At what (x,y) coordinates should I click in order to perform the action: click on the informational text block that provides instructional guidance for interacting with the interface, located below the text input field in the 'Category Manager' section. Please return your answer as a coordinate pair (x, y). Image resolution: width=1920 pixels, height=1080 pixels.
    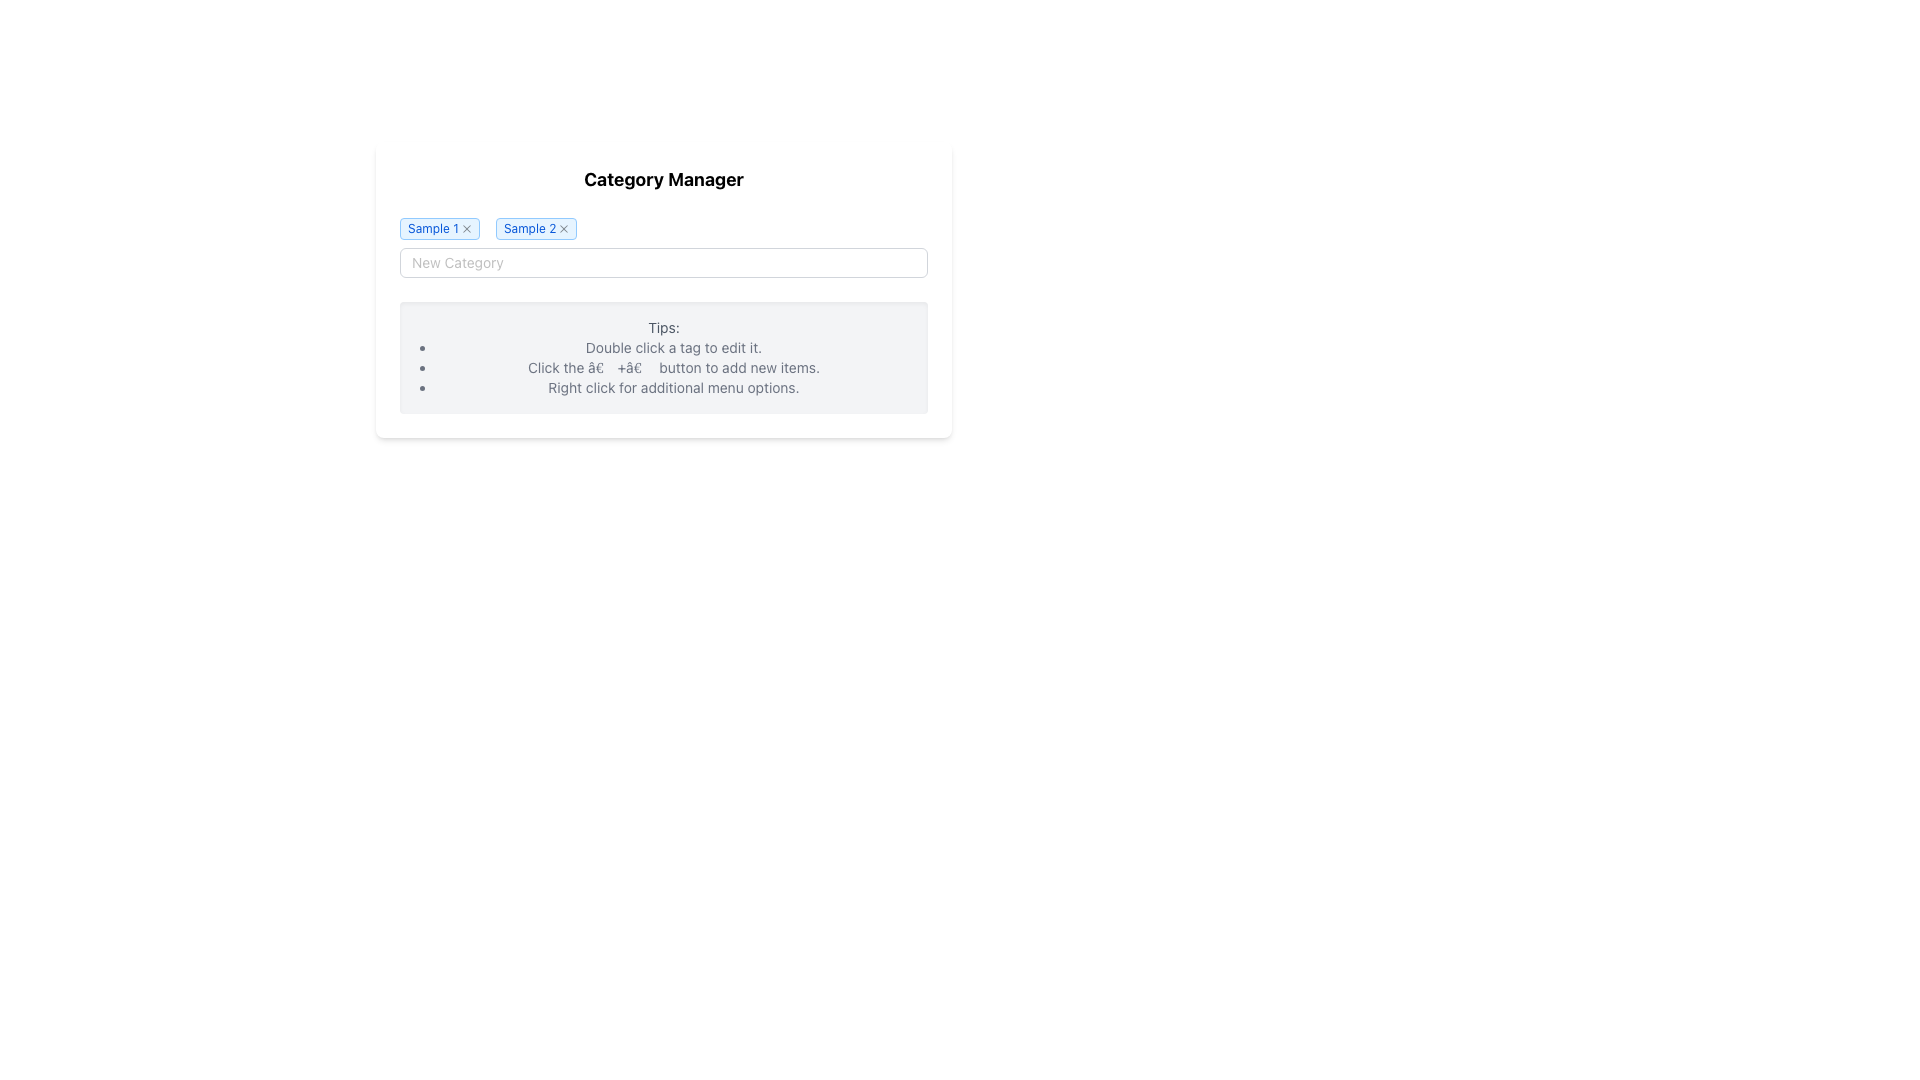
    Looking at the image, I should click on (663, 357).